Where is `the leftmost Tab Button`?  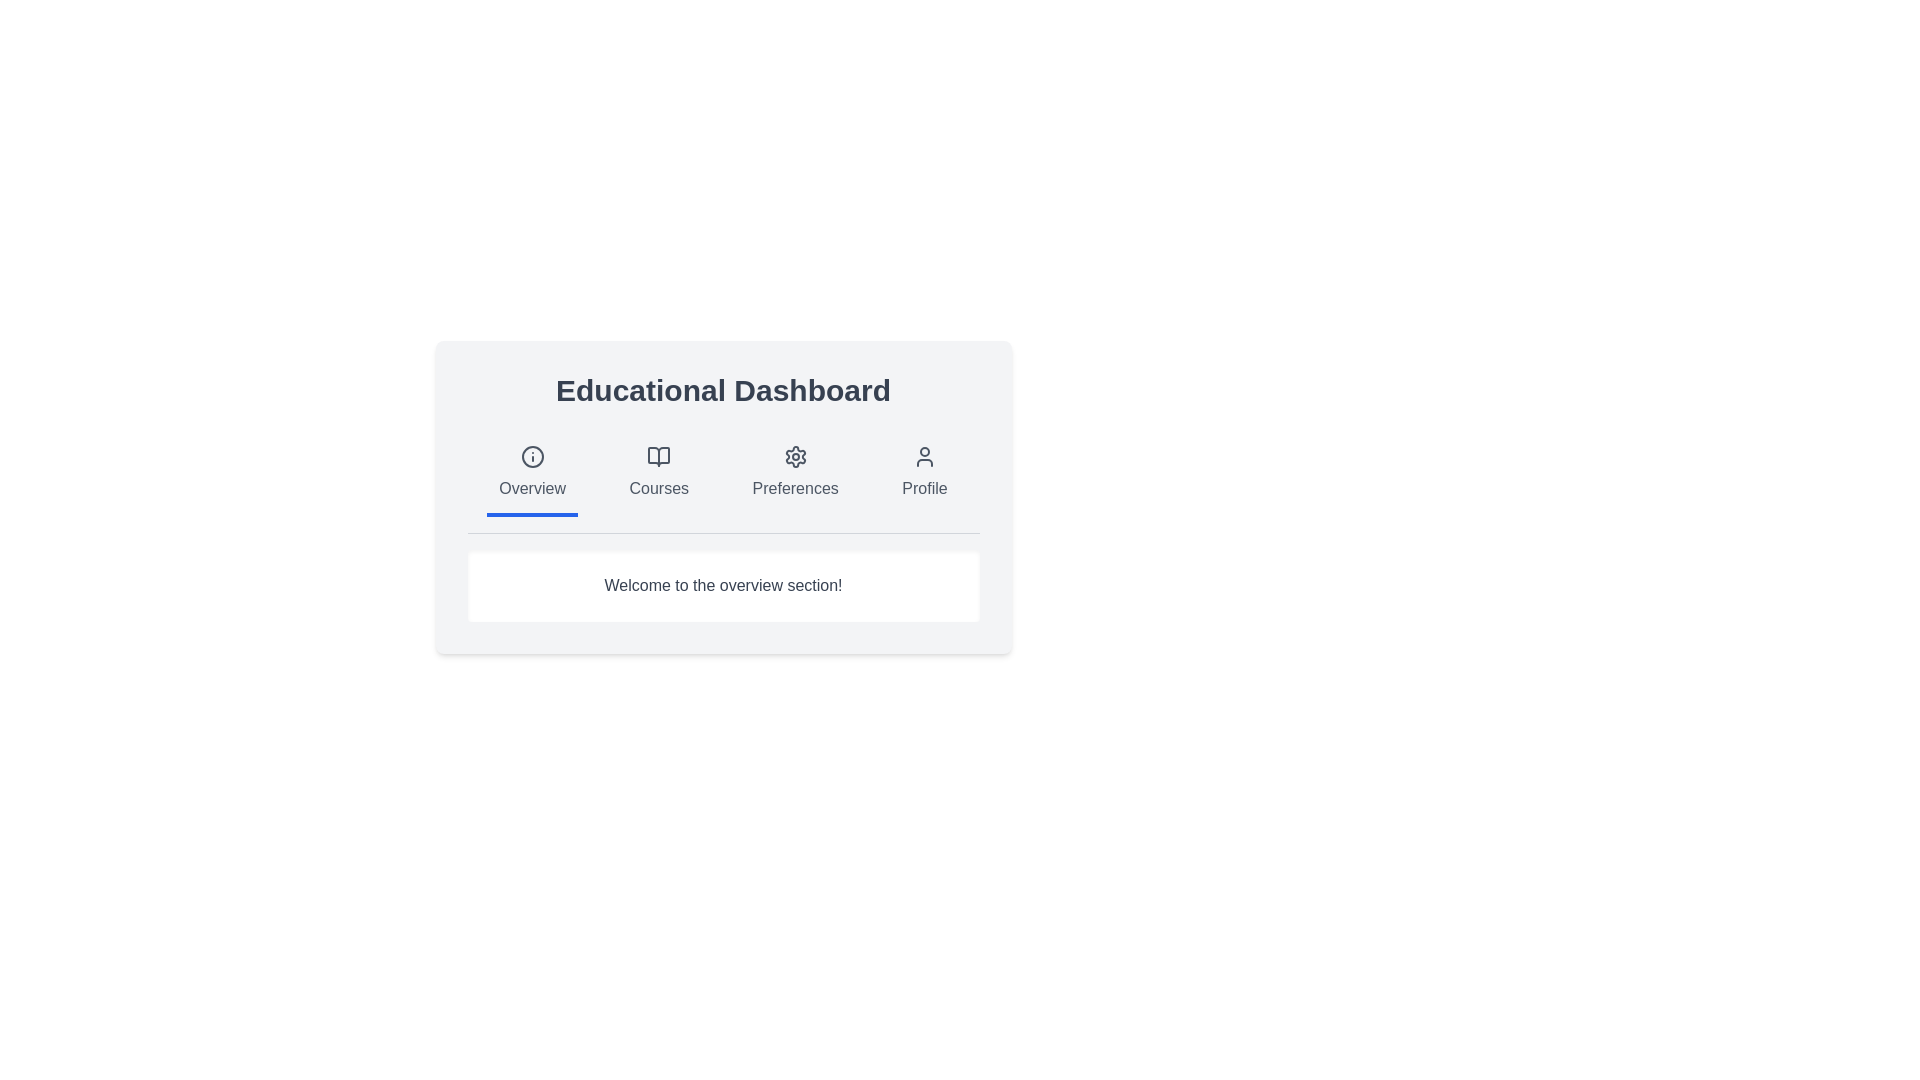 the leftmost Tab Button is located at coordinates (532, 474).